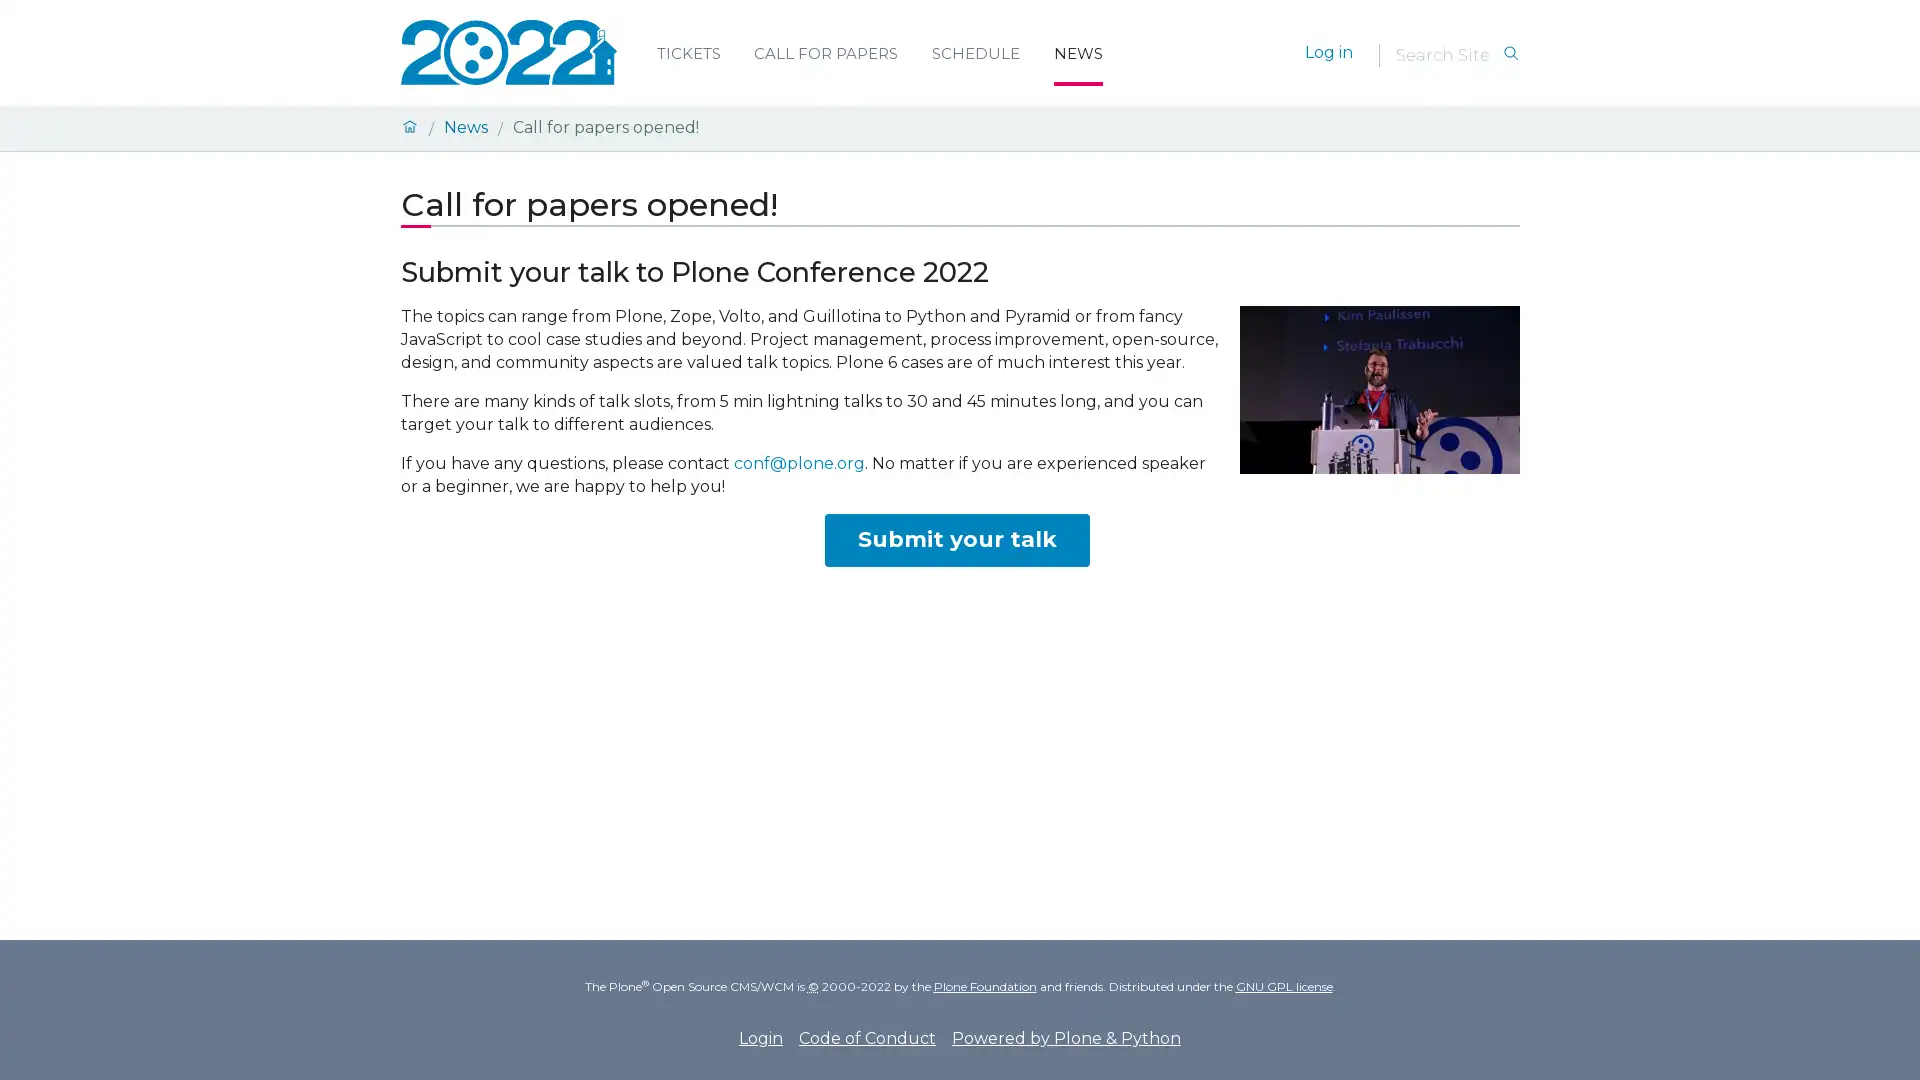 Image resolution: width=1920 pixels, height=1080 pixels. What do you see at coordinates (1510, 53) in the screenshot?
I see `Search` at bounding box center [1510, 53].